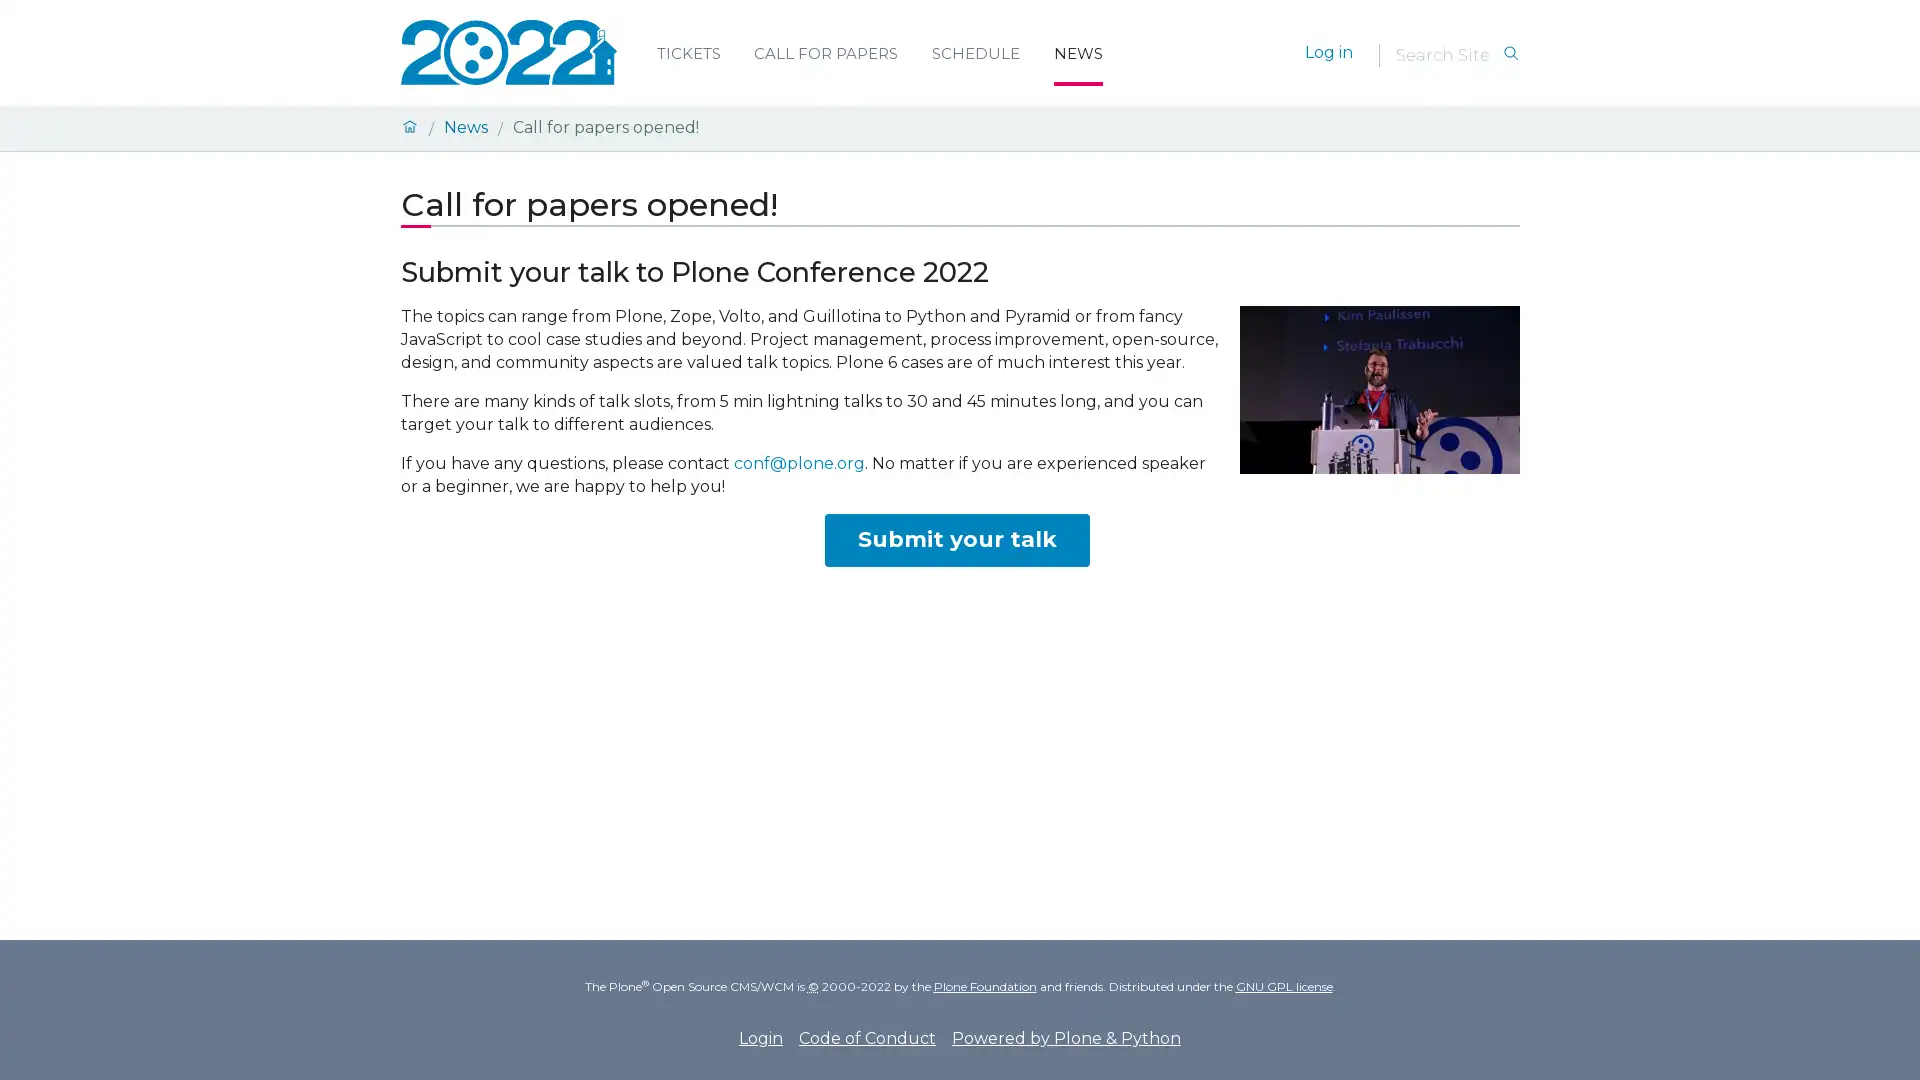 Image resolution: width=1920 pixels, height=1080 pixels. What do you see at coordinates (1510, 53) in the screenshot?
I see `Search` at bounding box center [1510, 53].